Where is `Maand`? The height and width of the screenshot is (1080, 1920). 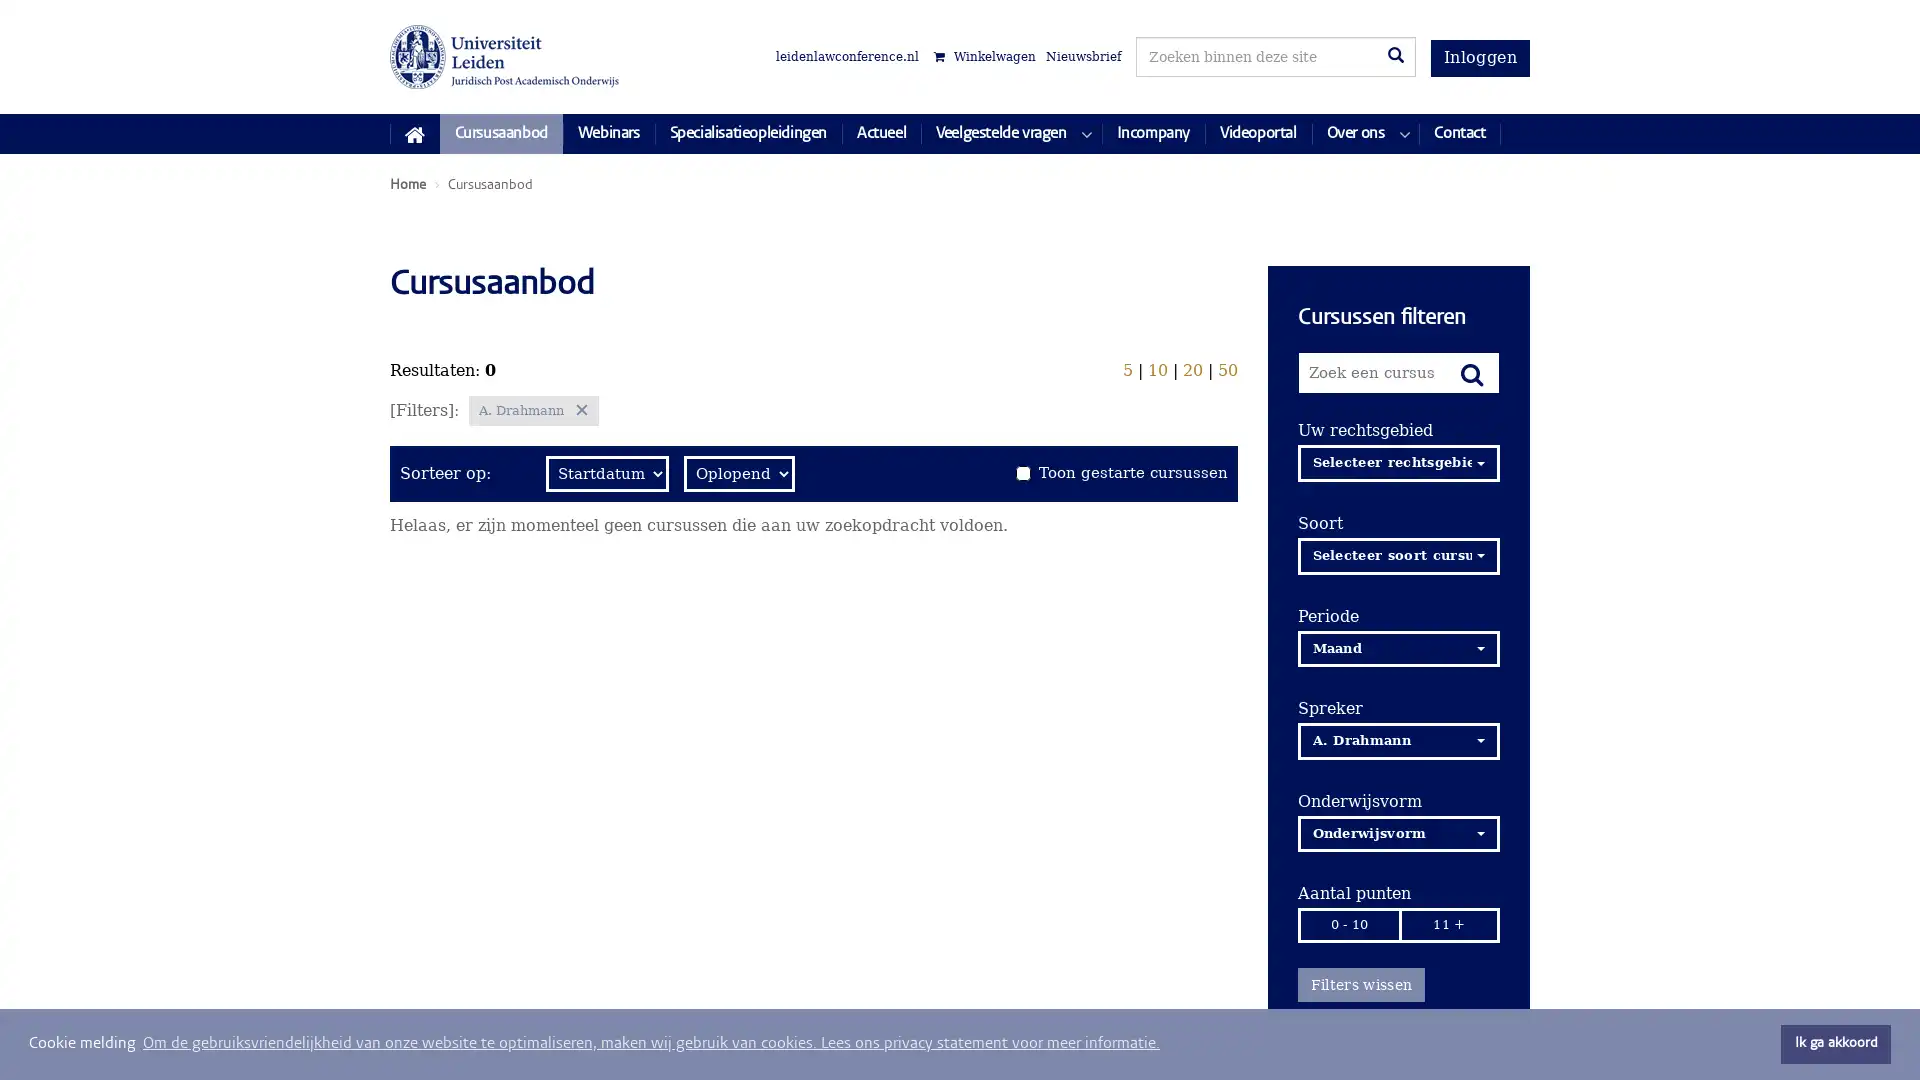
Maand is located at coordinates (1397, 648).